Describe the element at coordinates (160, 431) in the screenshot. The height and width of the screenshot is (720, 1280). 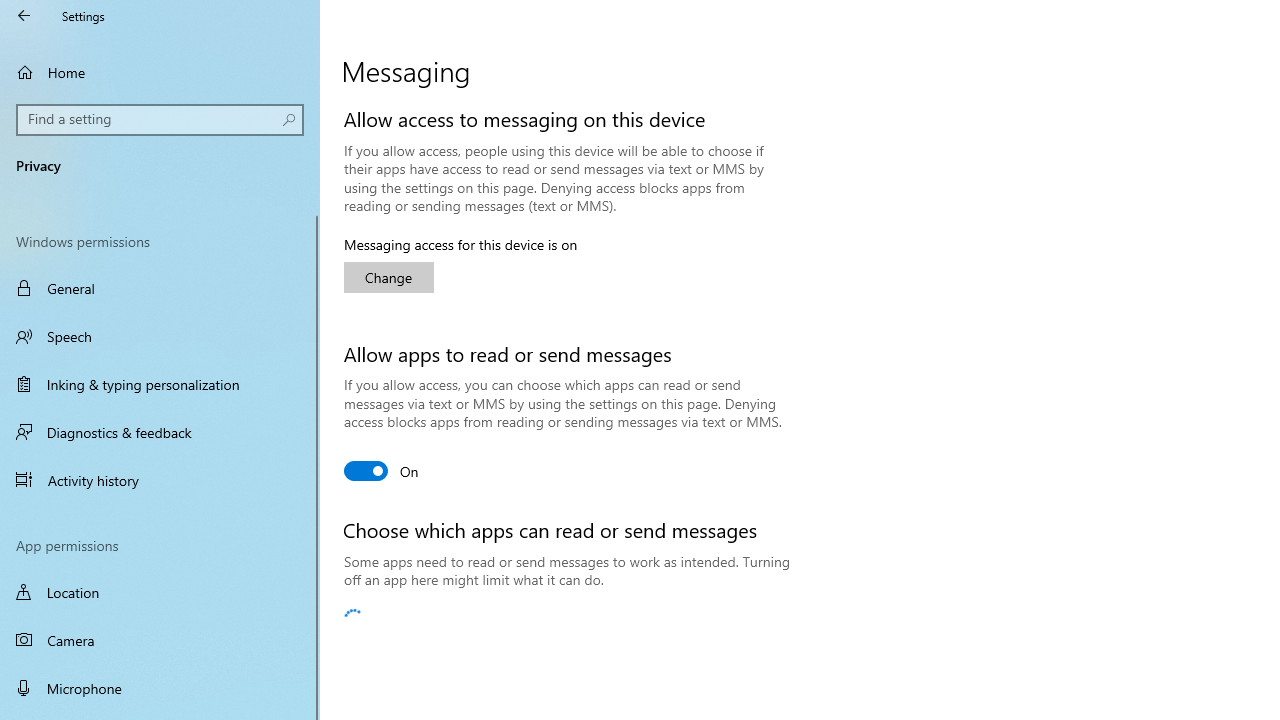
I see `'Diagnostics & feedback'` at that location.